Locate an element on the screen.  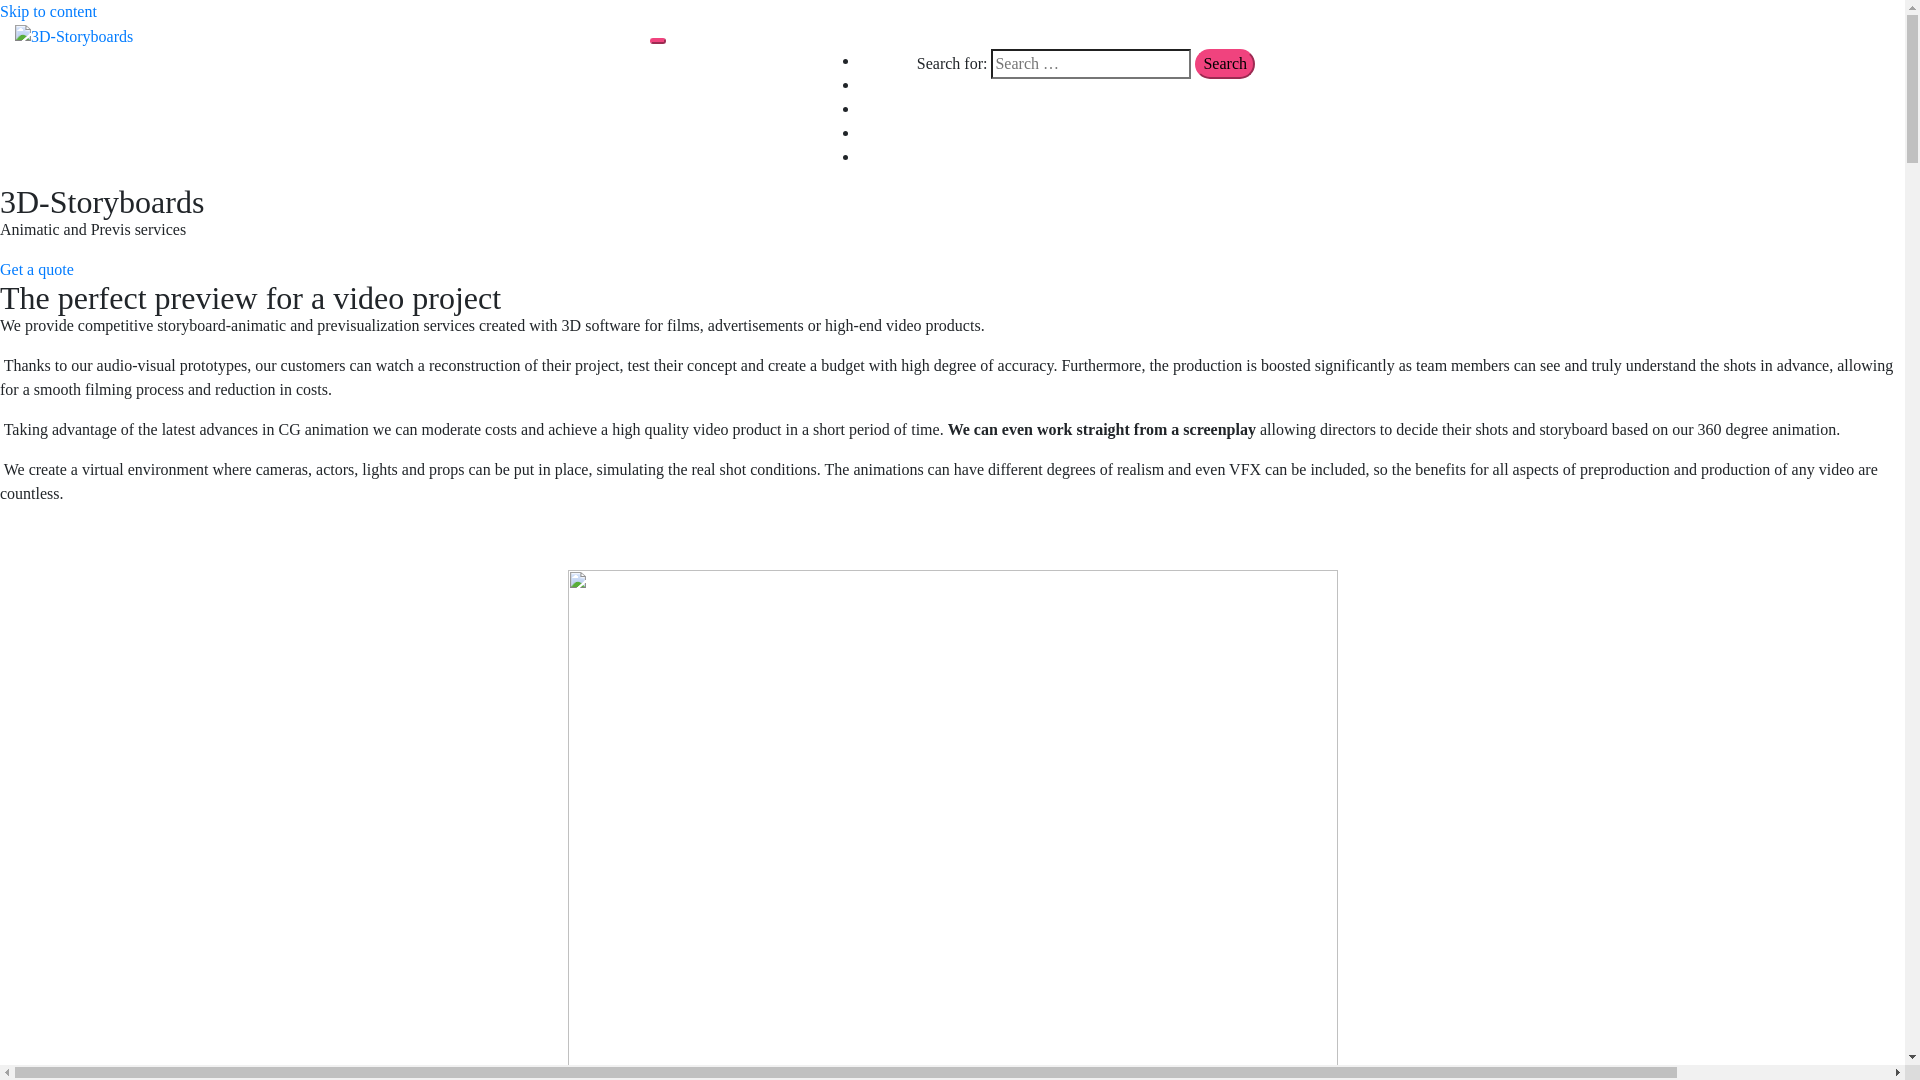
'Search' is located at coordinates (1223, 63).